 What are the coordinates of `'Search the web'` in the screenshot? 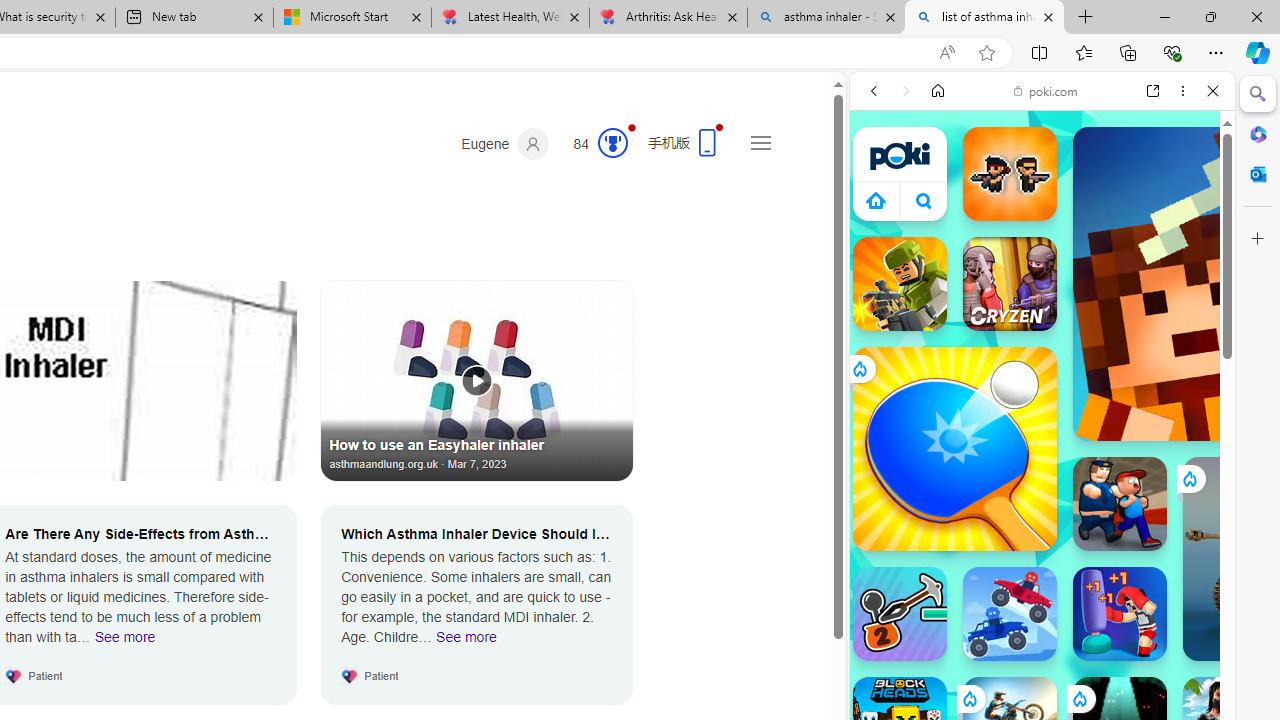 It's located at (1051, 137).